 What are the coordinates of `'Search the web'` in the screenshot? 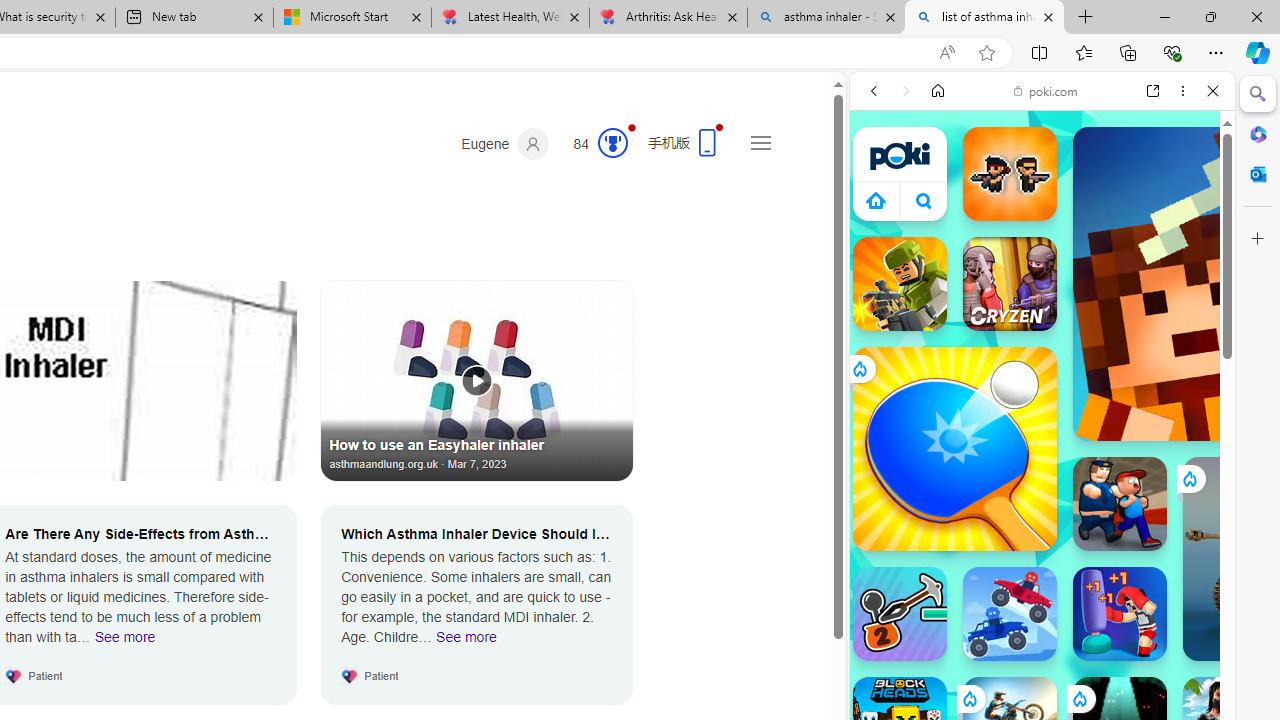 It's located at (1051, 137).